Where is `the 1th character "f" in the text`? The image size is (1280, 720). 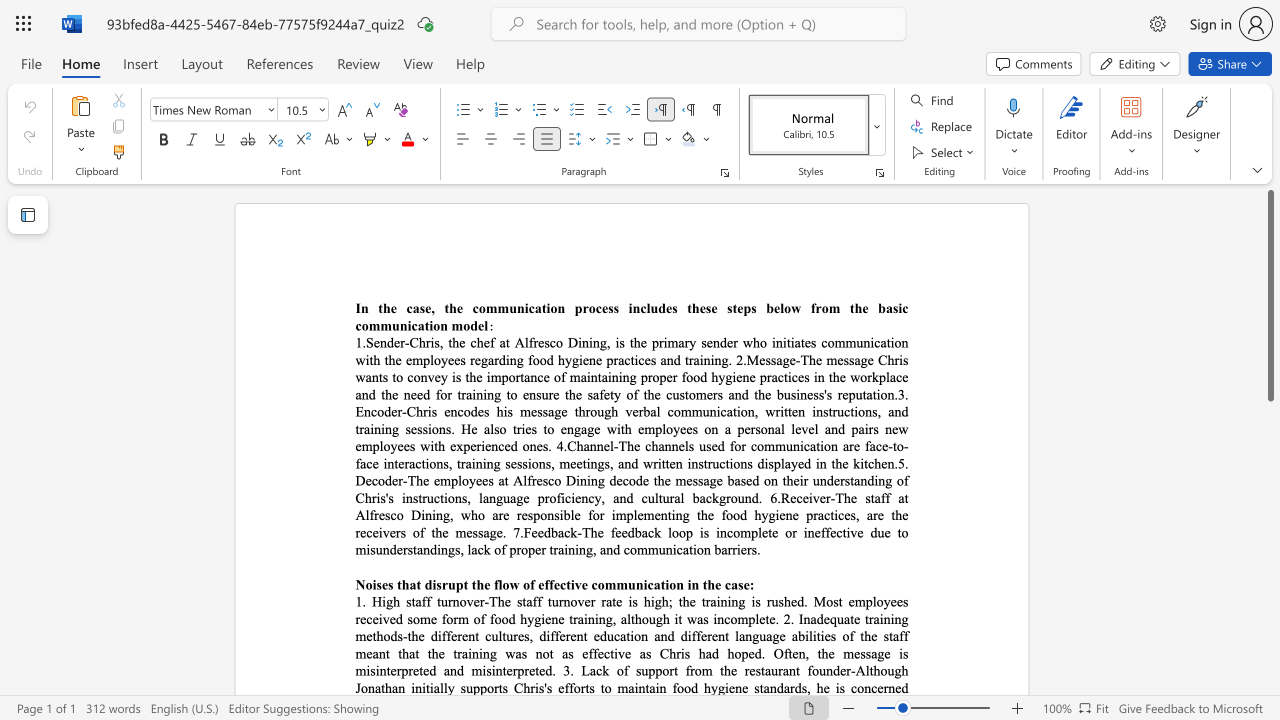
the 1th character "f" in the text is located at coordinates (813, 308).